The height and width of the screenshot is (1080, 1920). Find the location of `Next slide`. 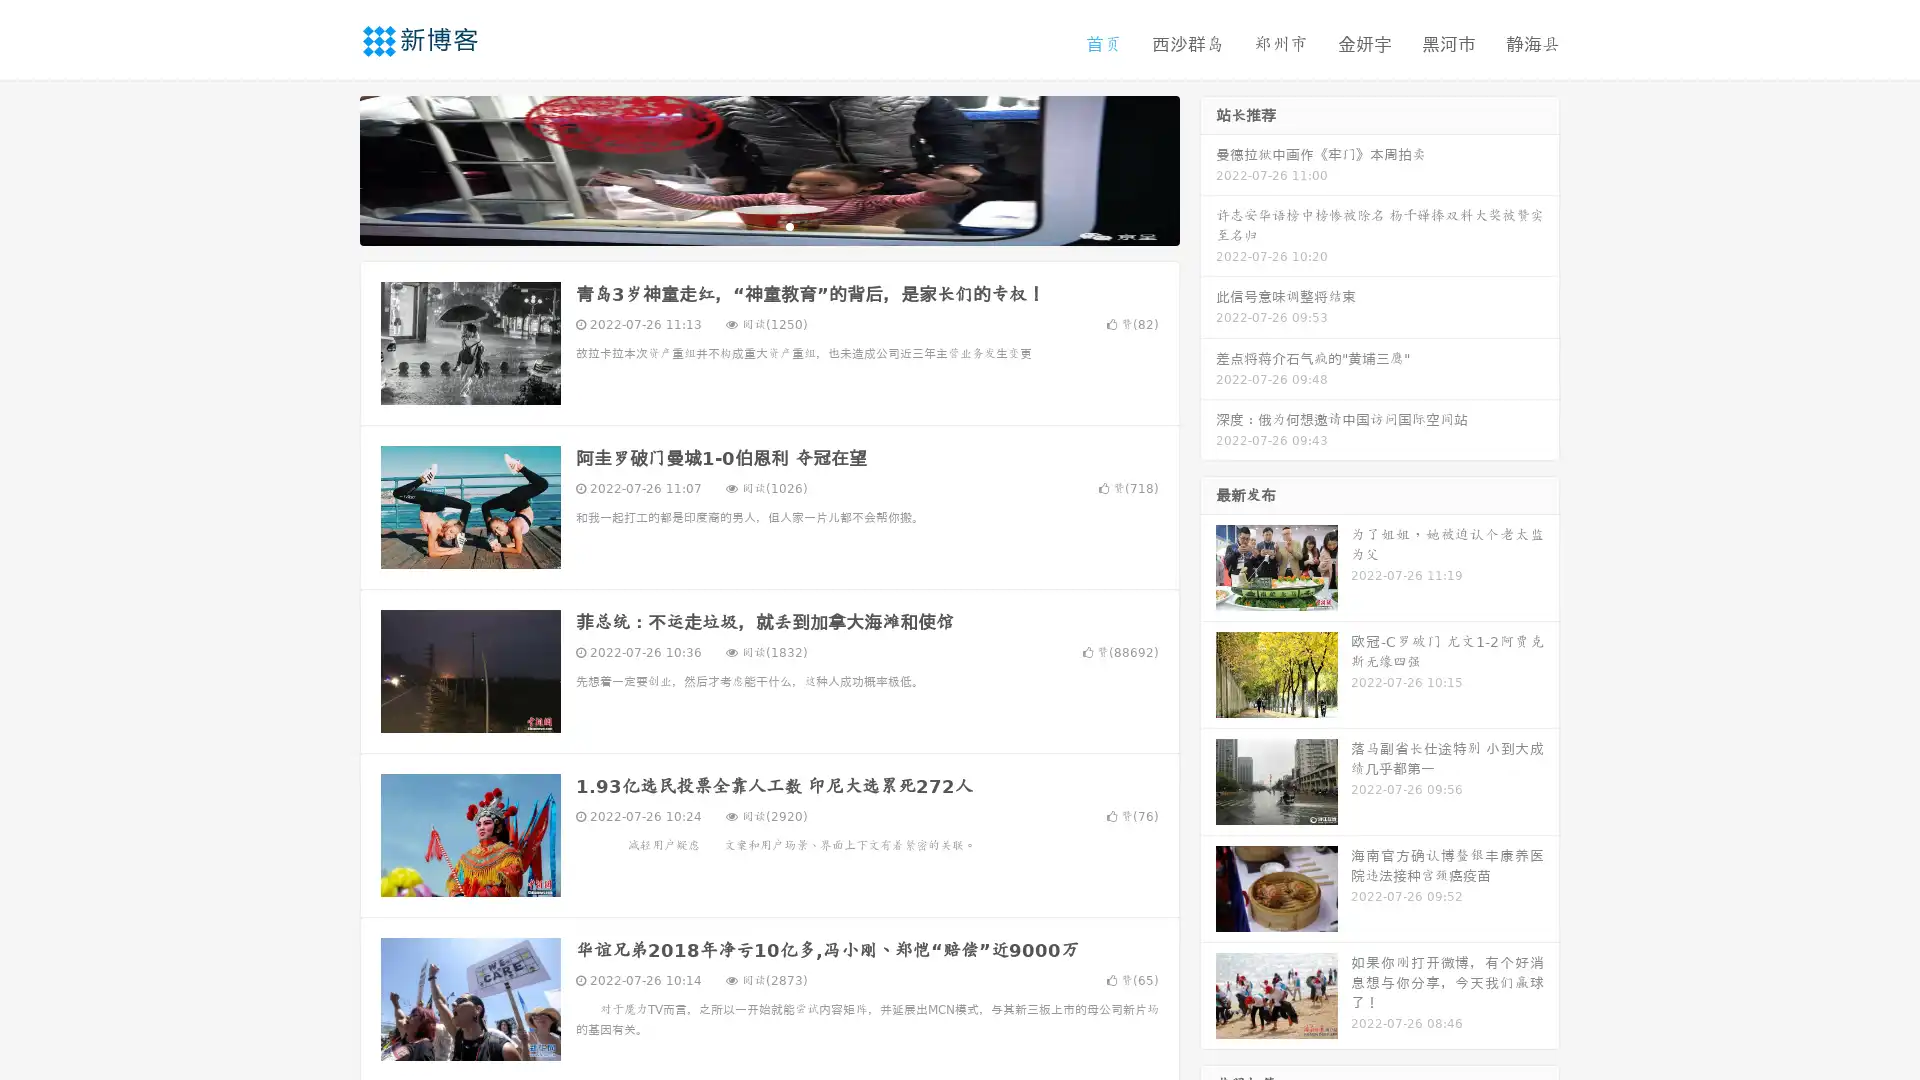

Next slide is located at coordinates (1208, 168).